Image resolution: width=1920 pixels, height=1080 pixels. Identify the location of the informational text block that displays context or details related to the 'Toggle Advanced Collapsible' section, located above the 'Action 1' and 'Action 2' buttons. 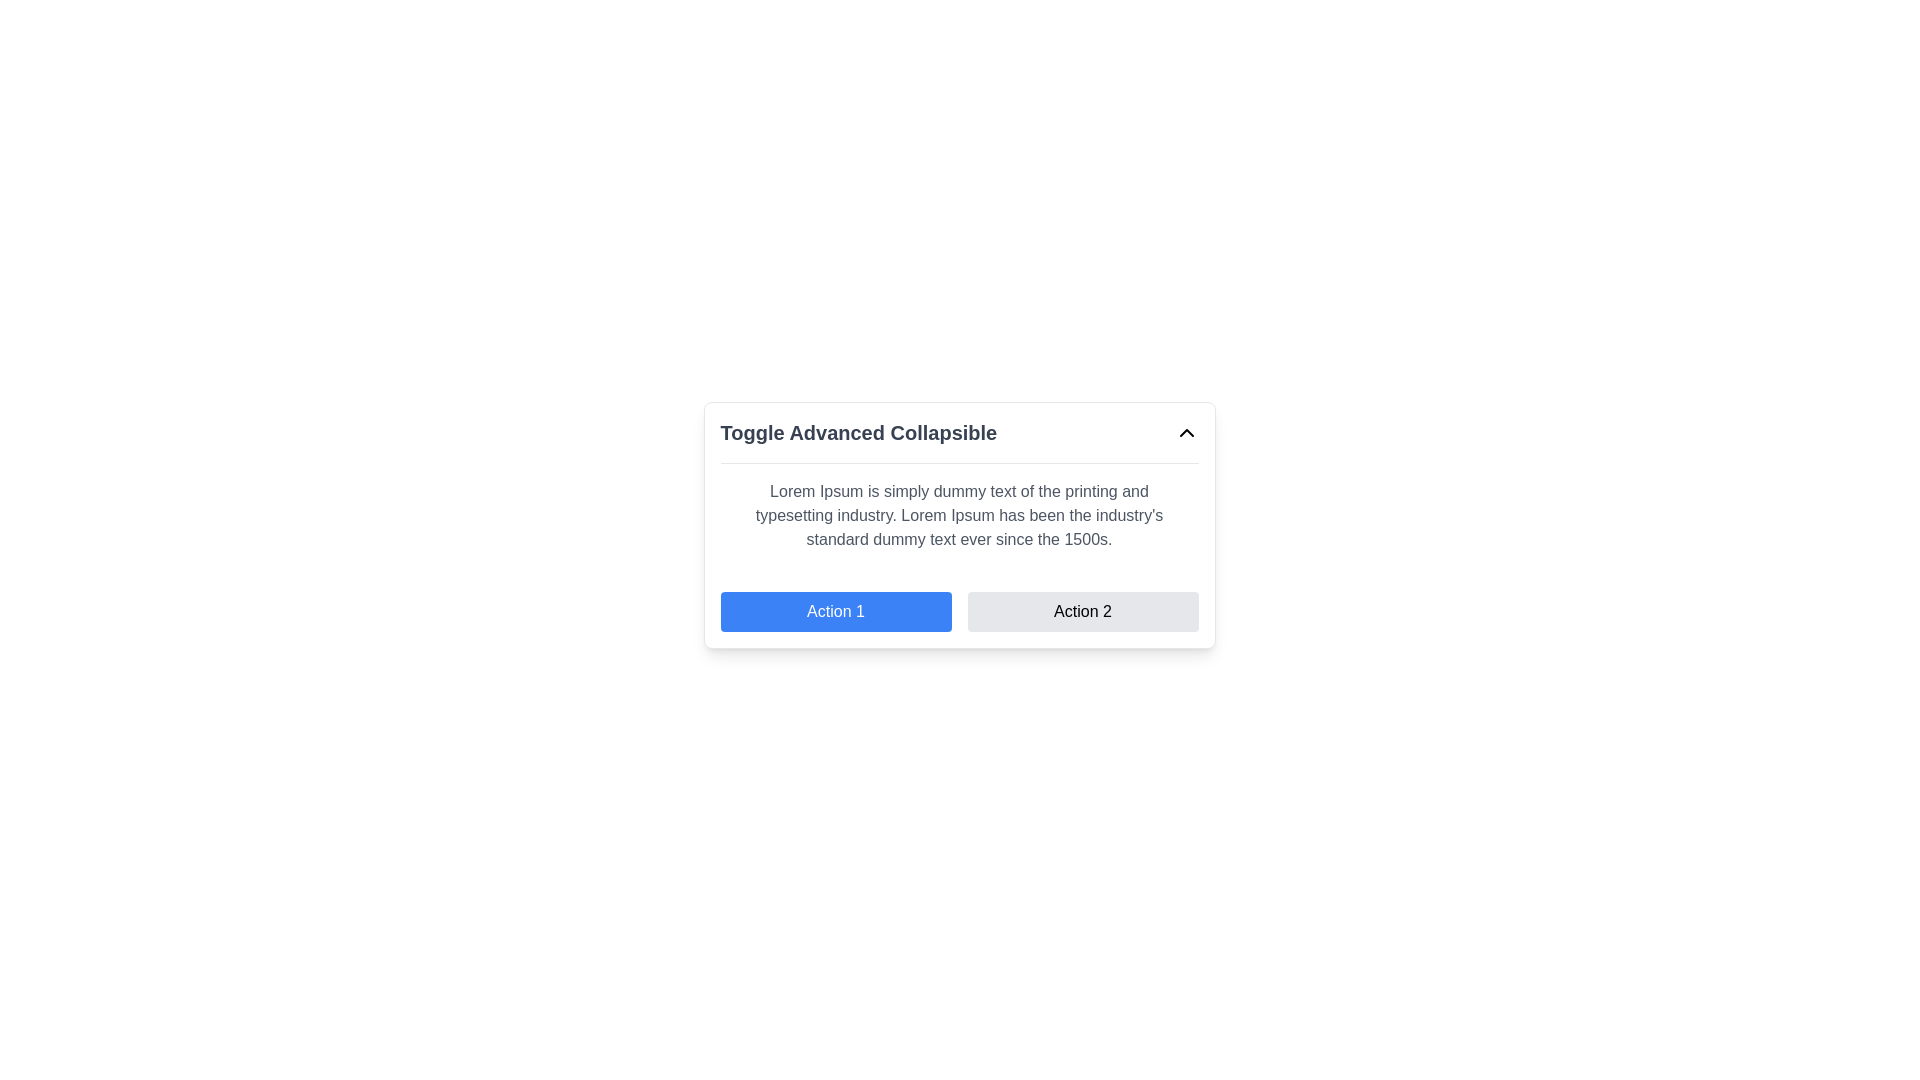
(958, 515).